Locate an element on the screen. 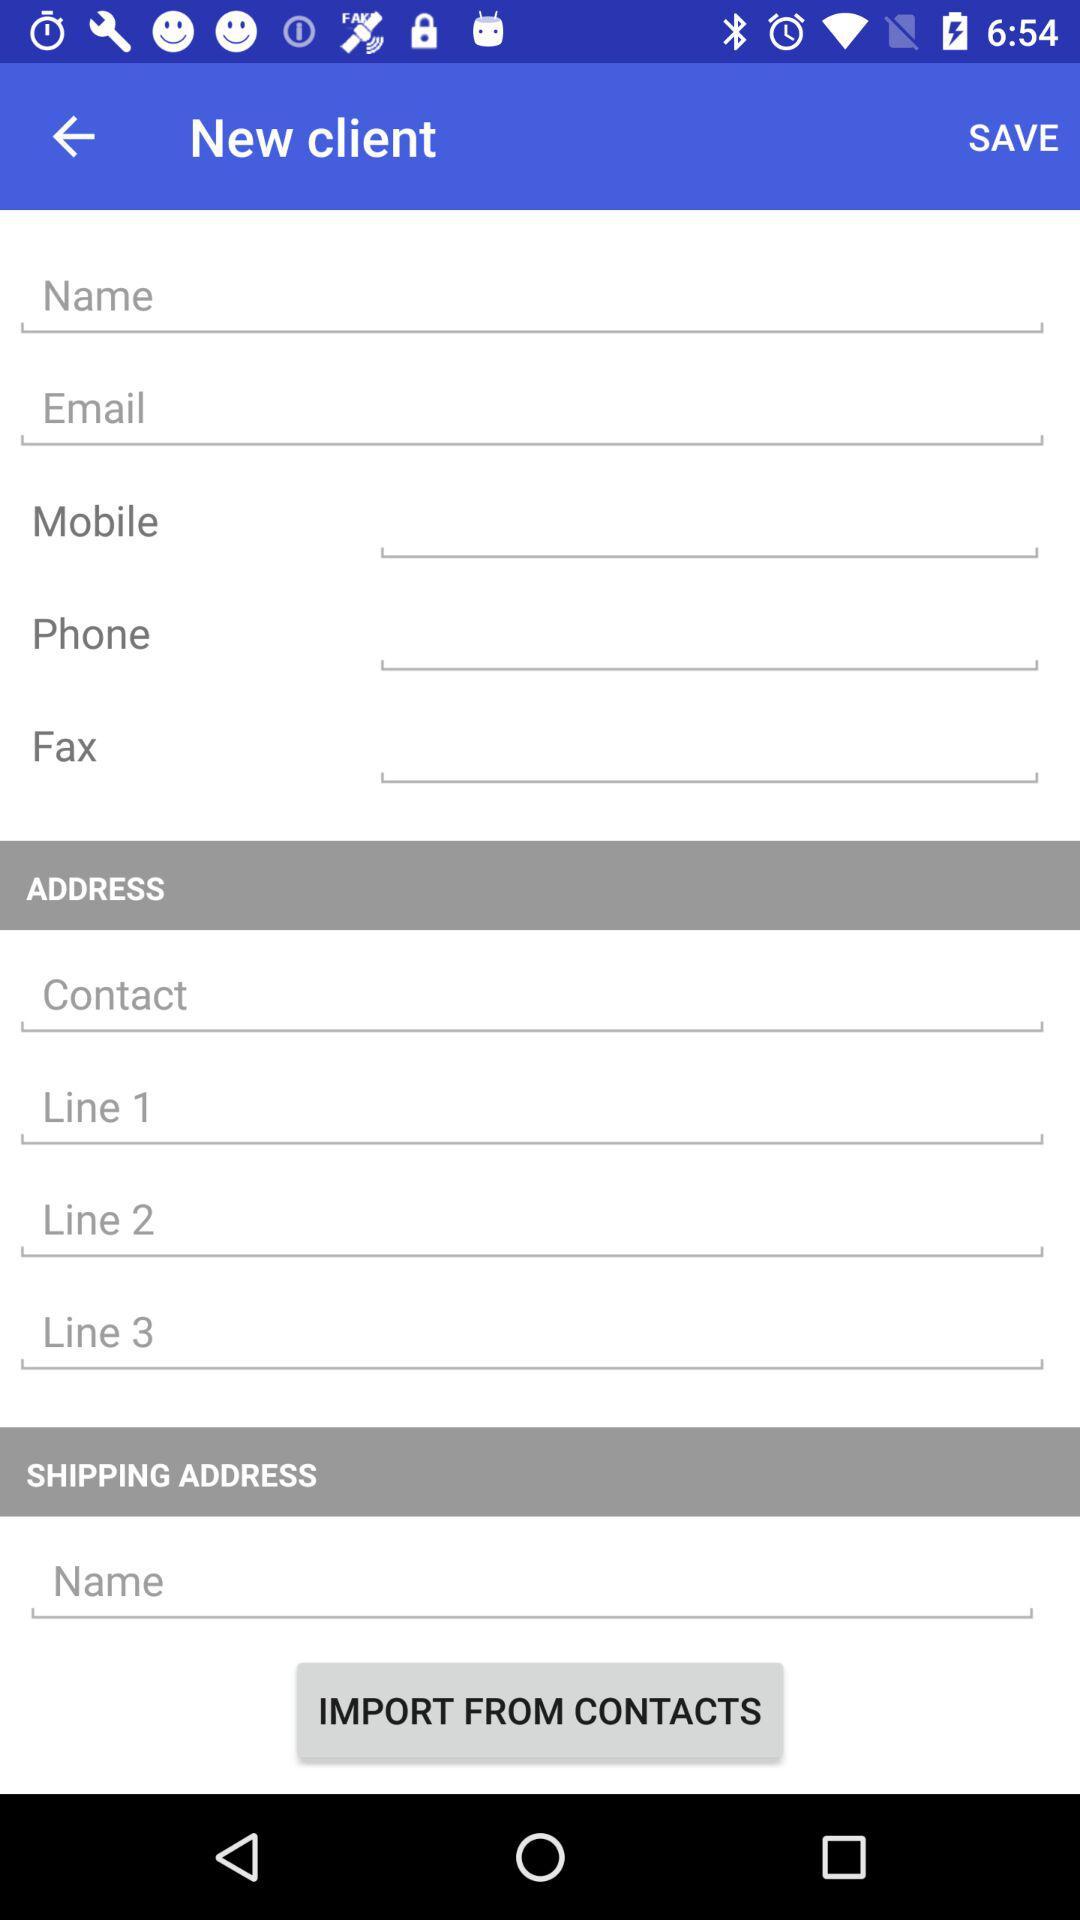  icon below shipping address icon is located at coordinates (531, 1579).